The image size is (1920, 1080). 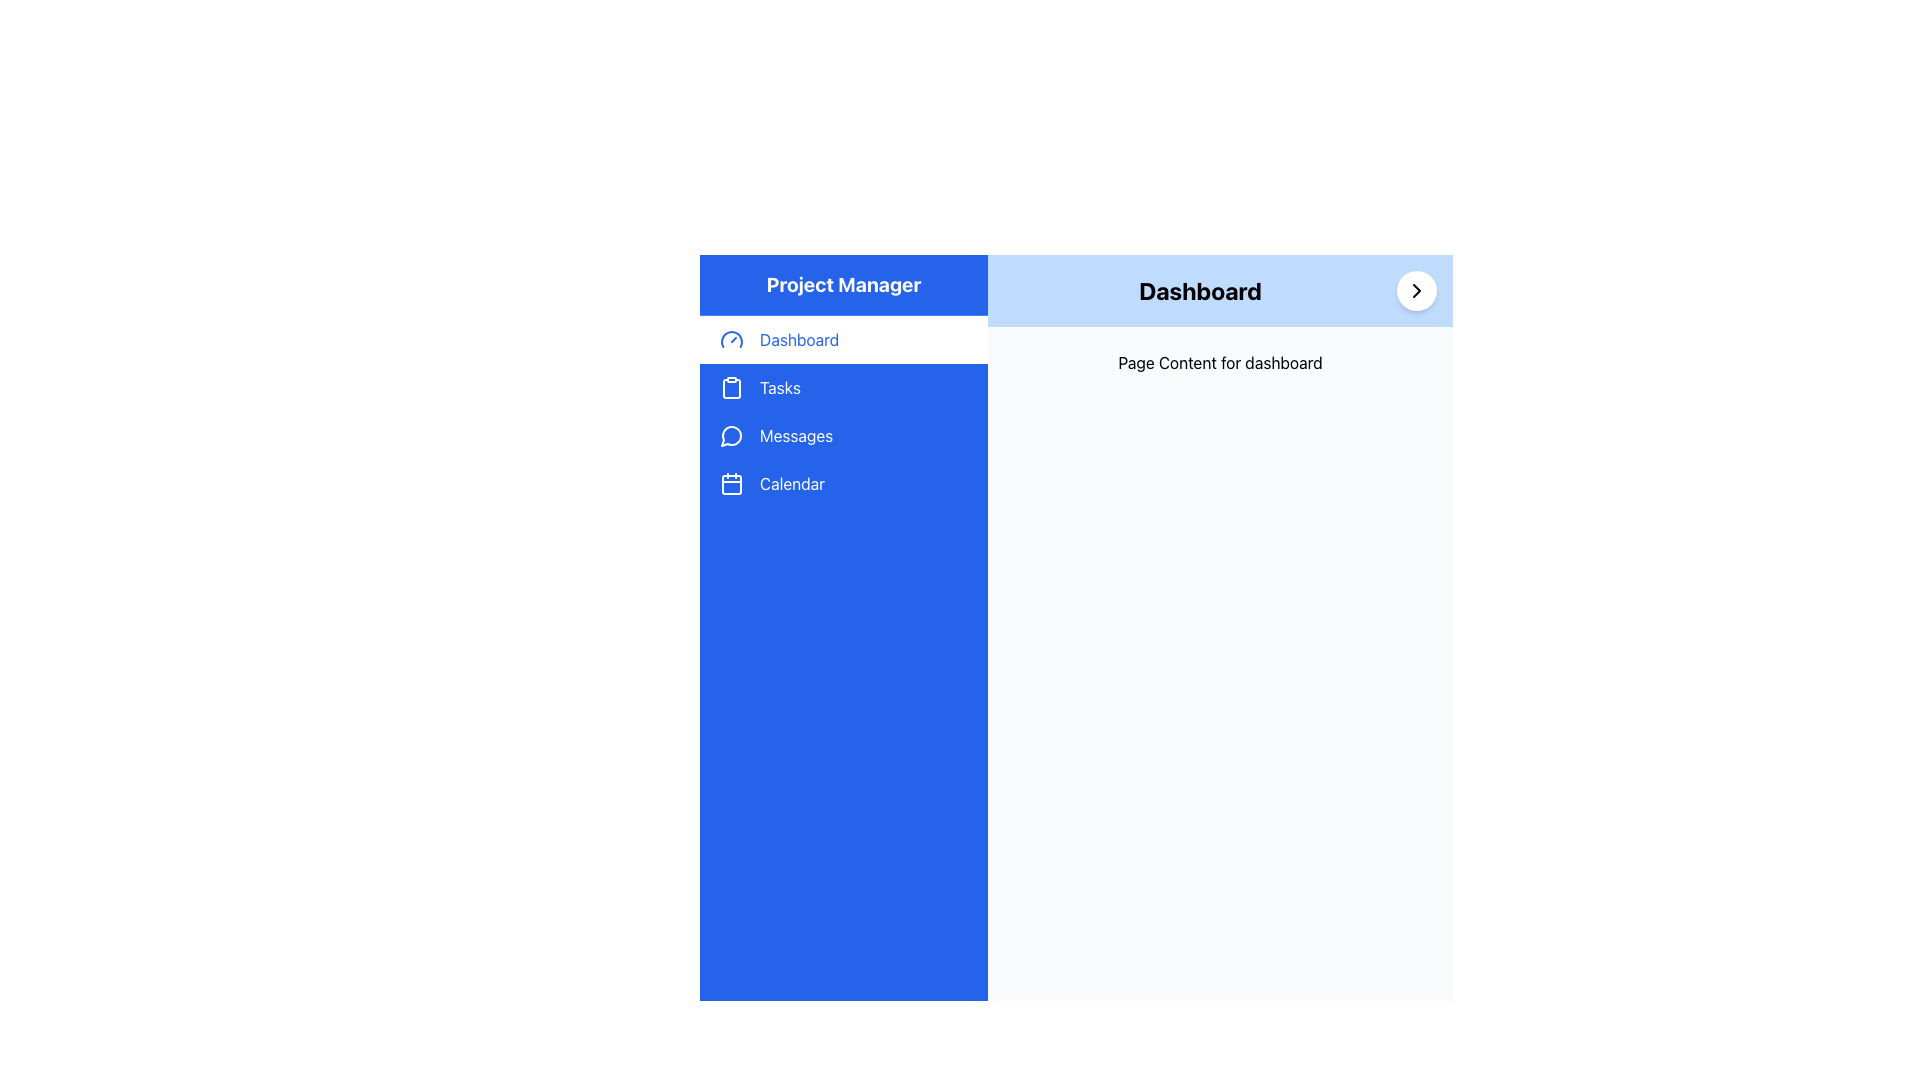 I want to click on the circular messaging icon located in the vertical navigation menu under the 'Messages' label, so click(x=730, y=434).